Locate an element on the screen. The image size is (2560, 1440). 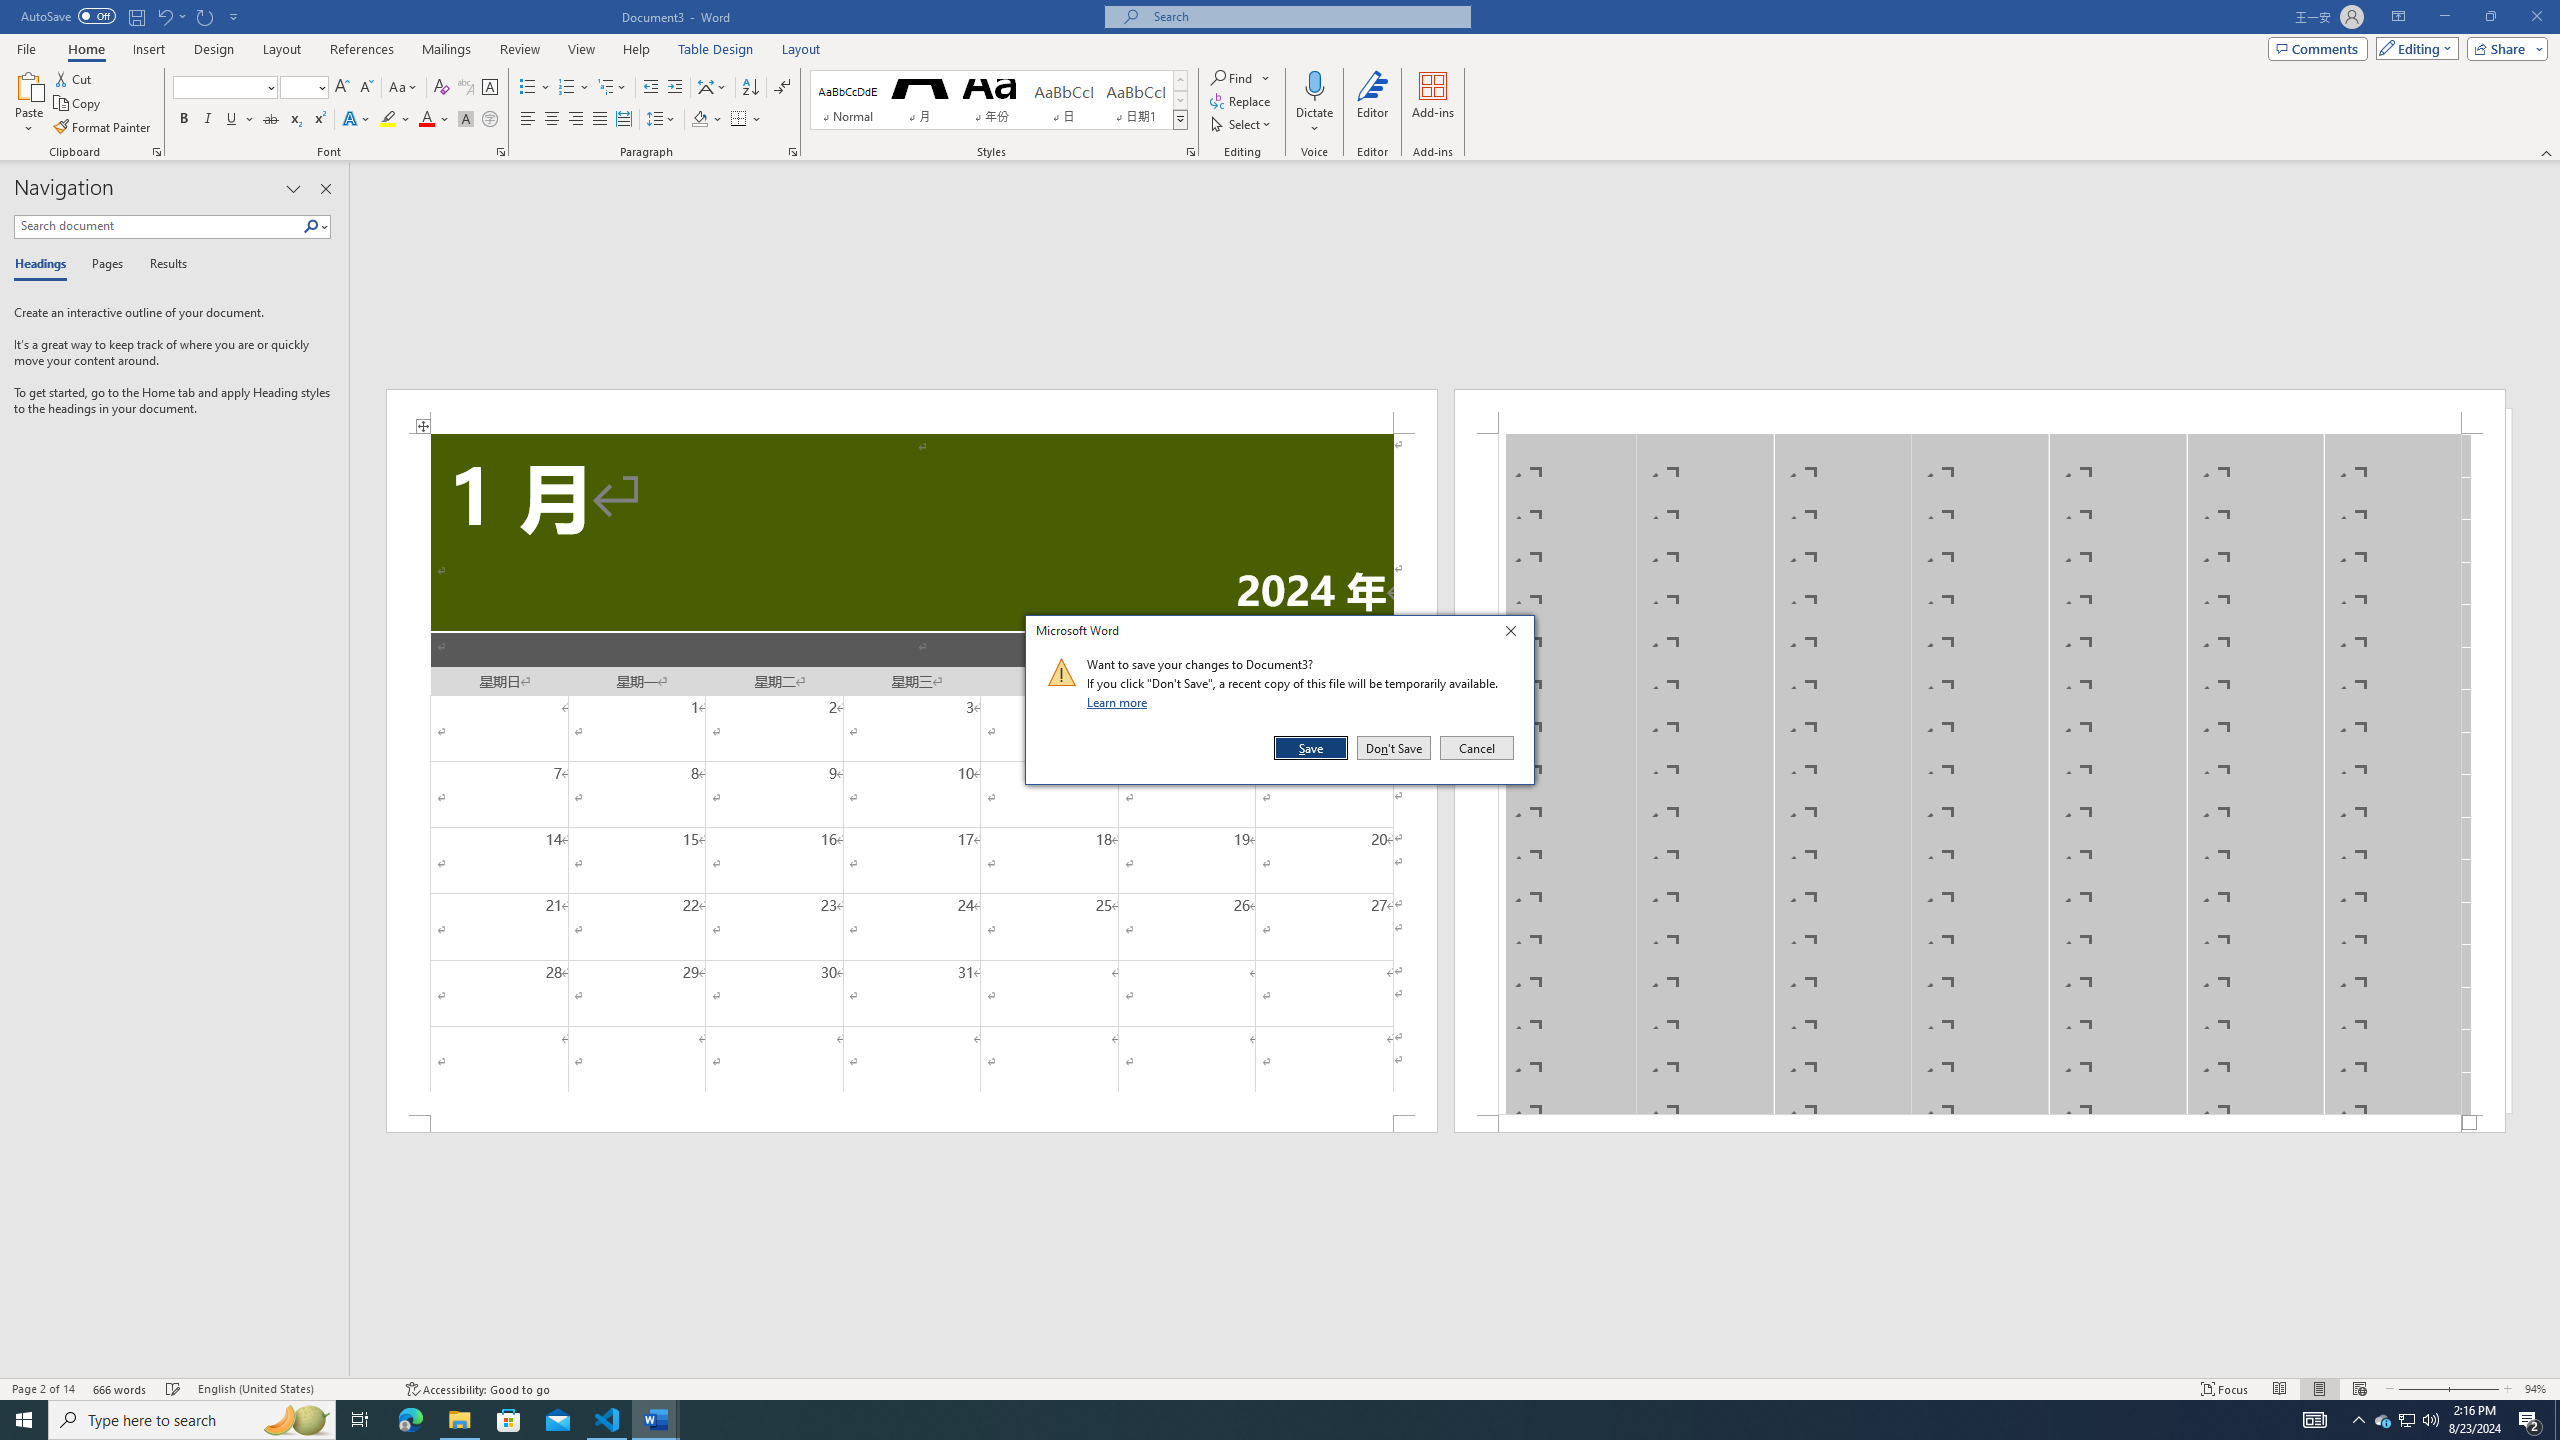
'Microsoft Edge' is located at coordinates (409, 1418).